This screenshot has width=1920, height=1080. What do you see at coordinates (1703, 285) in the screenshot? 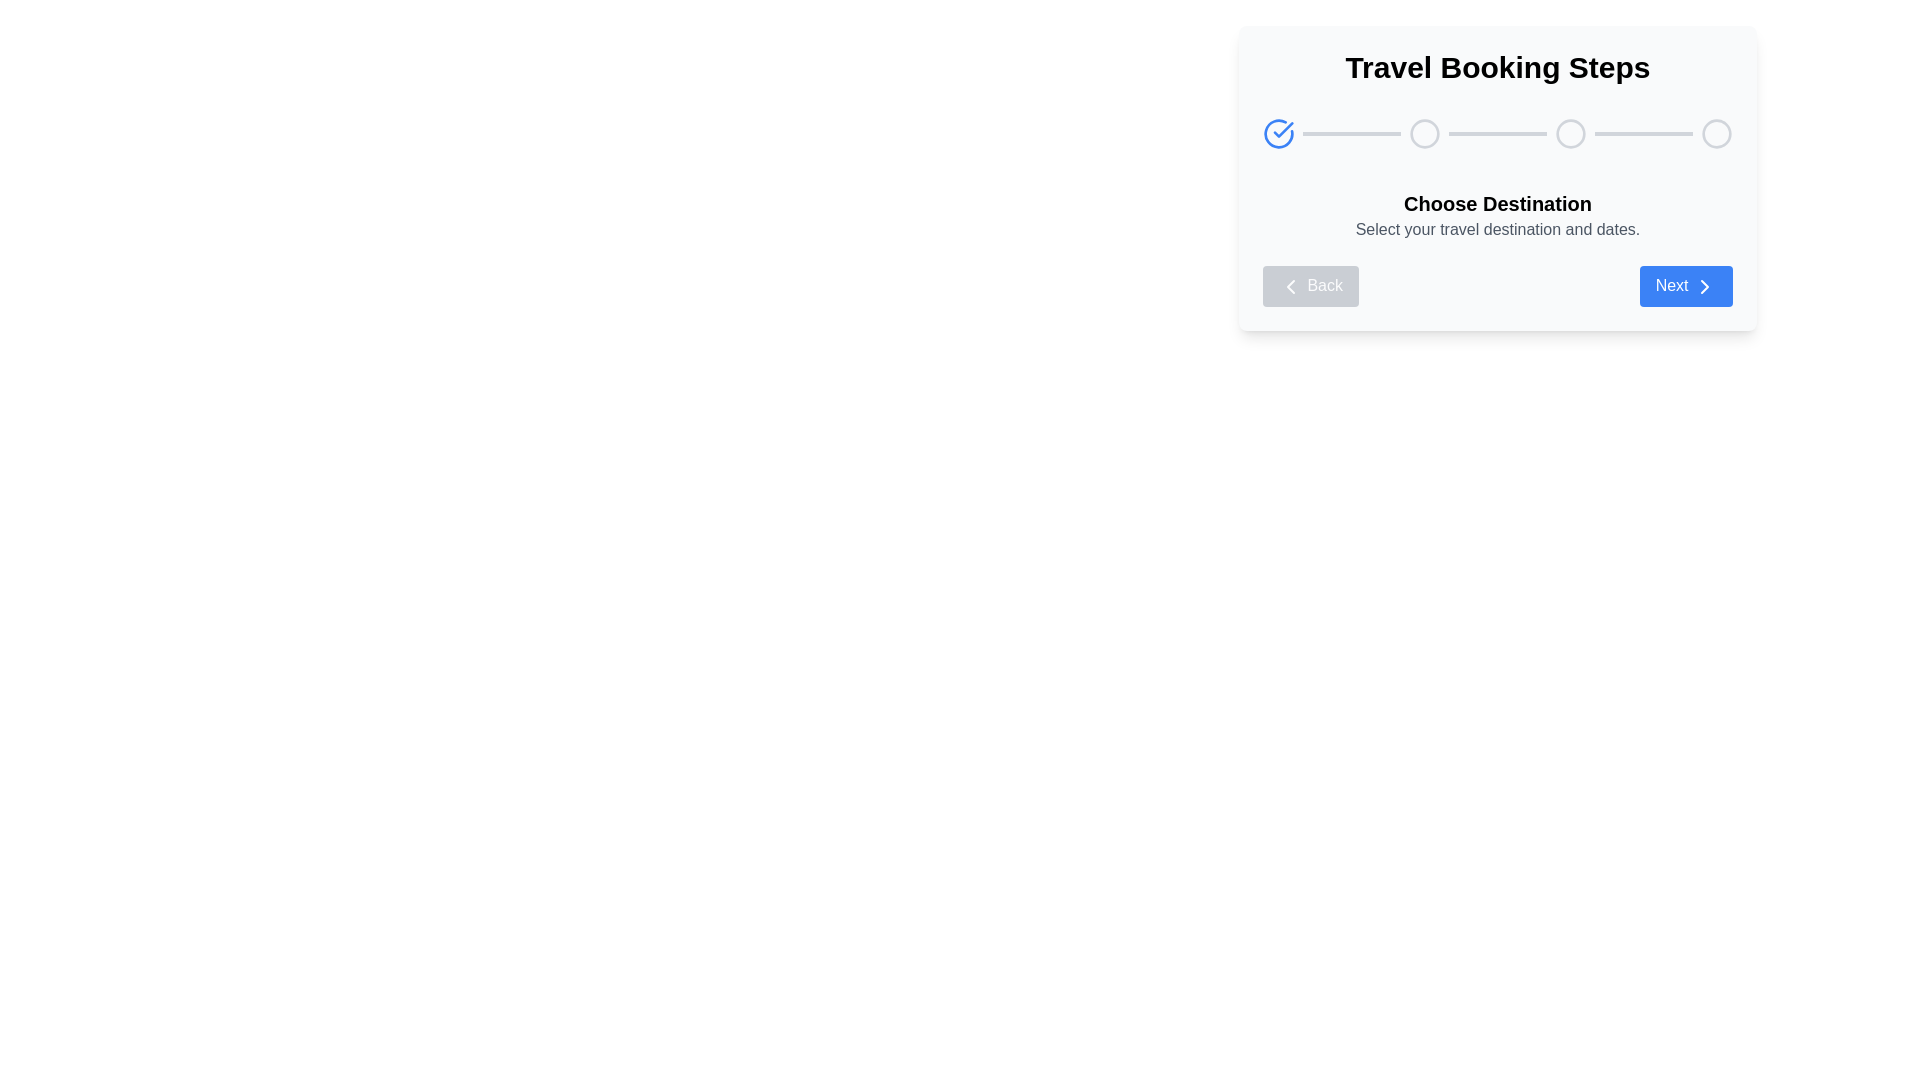
I see `the 'Next' button containing the right-pointing chevron icon to observe the hover effect` at bounding box center [1703, 285].